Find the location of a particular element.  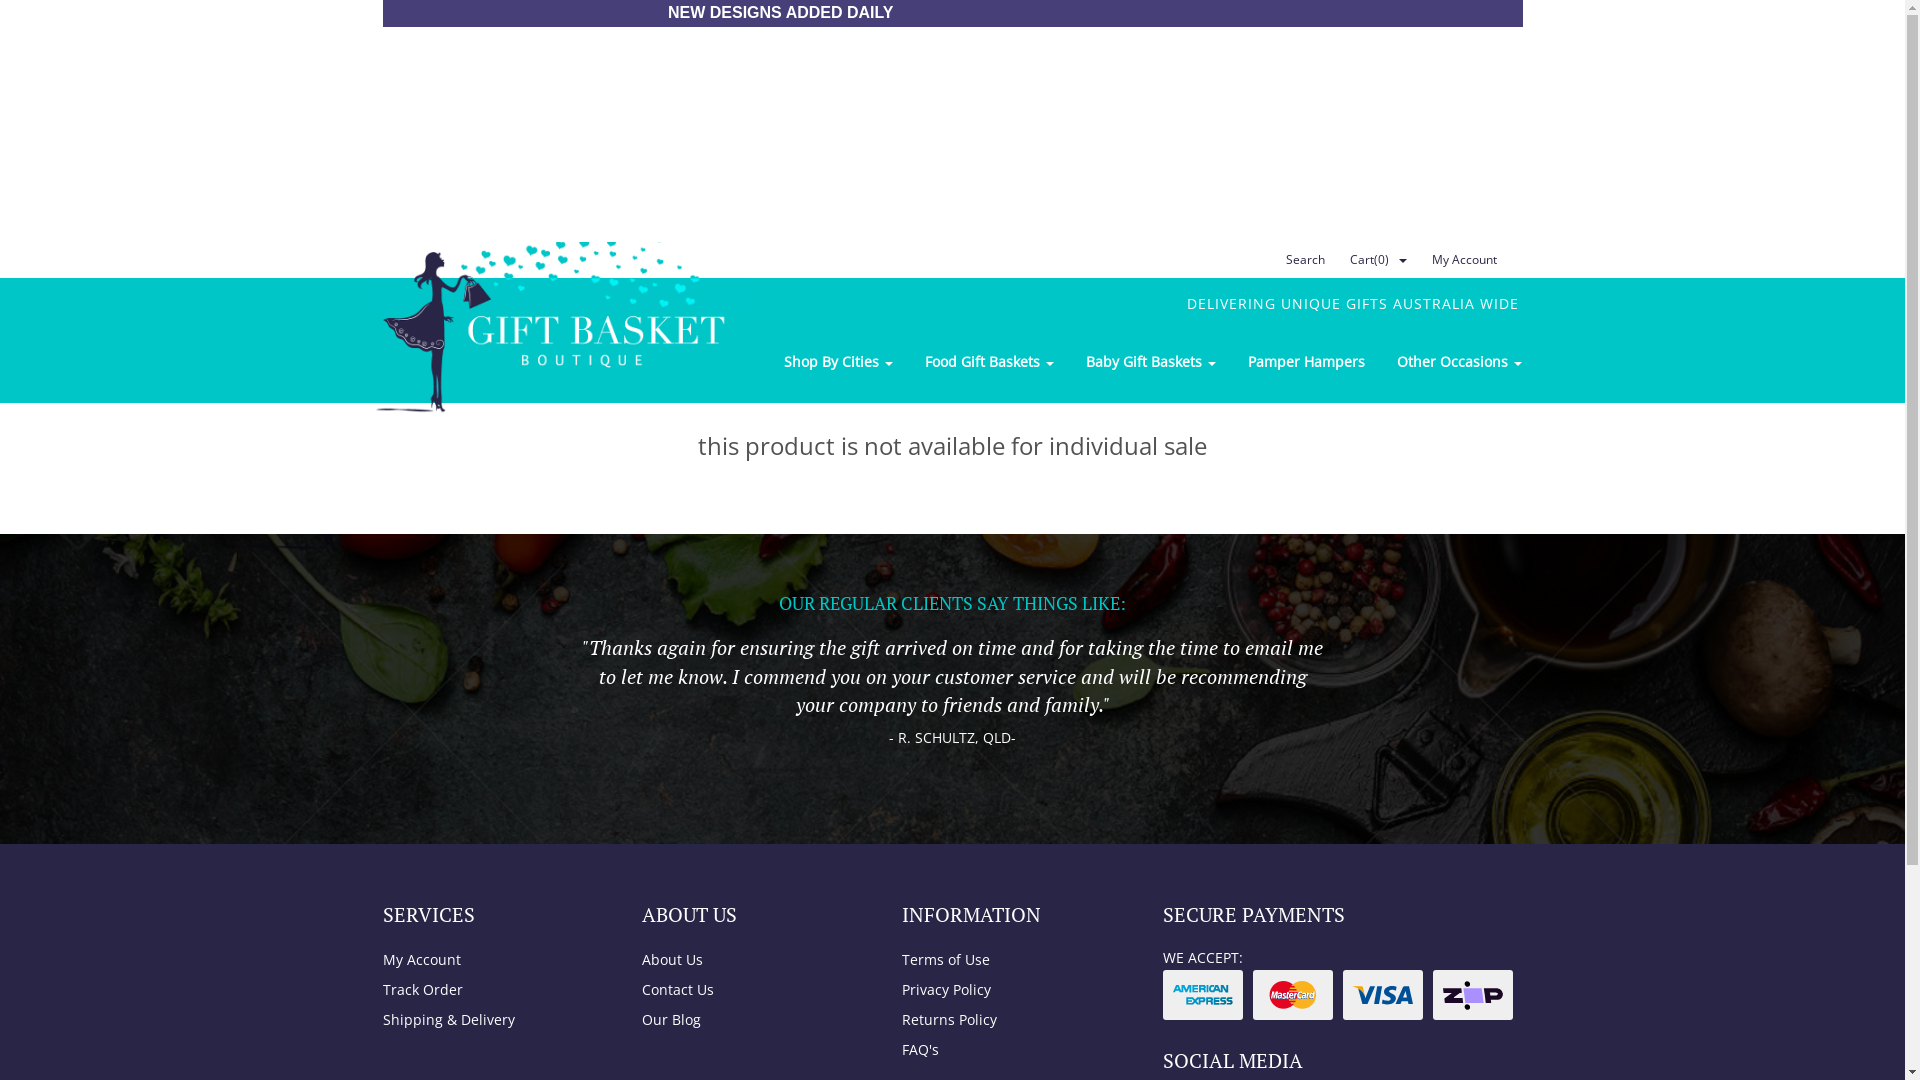

'About Us' is located at coordinates (748, 959).